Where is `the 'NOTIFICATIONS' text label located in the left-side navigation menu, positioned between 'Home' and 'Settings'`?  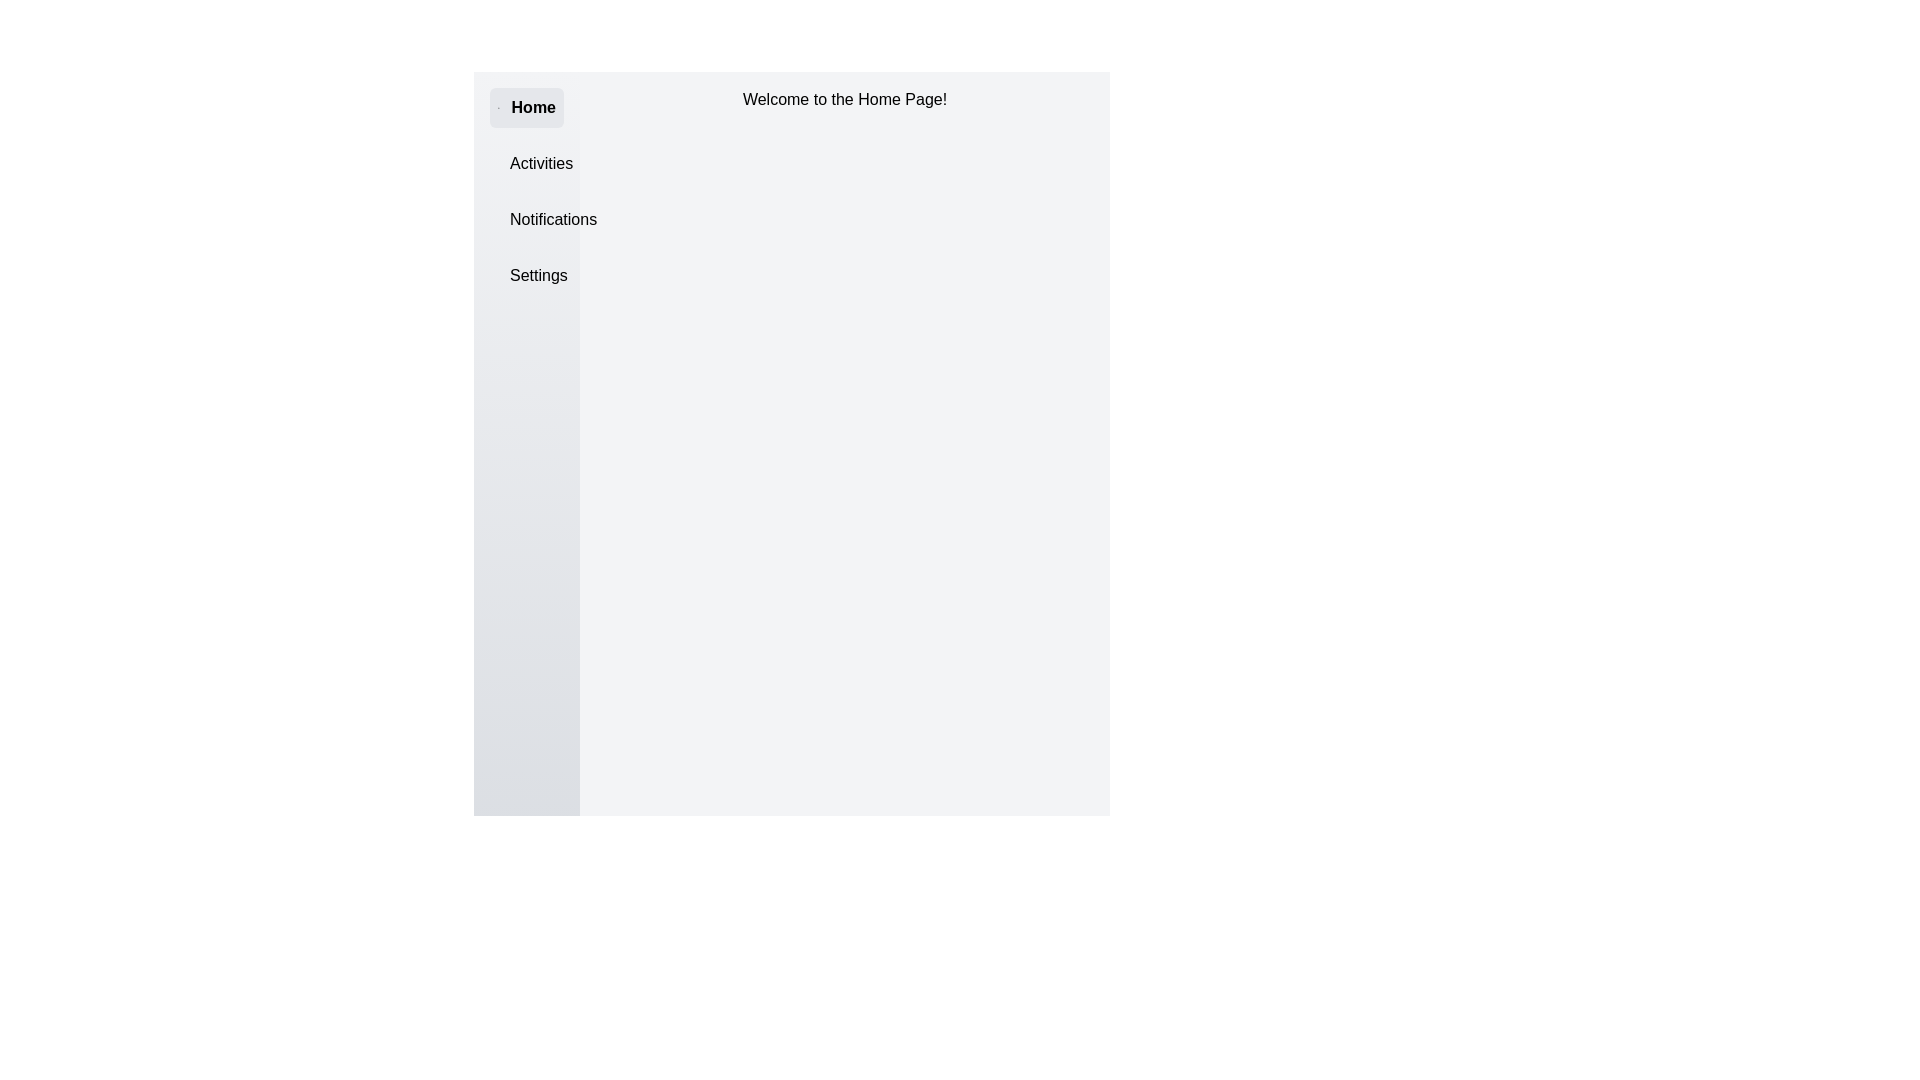
the 'NOTIFICATIONS' text label located in the left-side navigation menu, positioned between 'Home' and 'Settings' is located at coordinates (553, 219).